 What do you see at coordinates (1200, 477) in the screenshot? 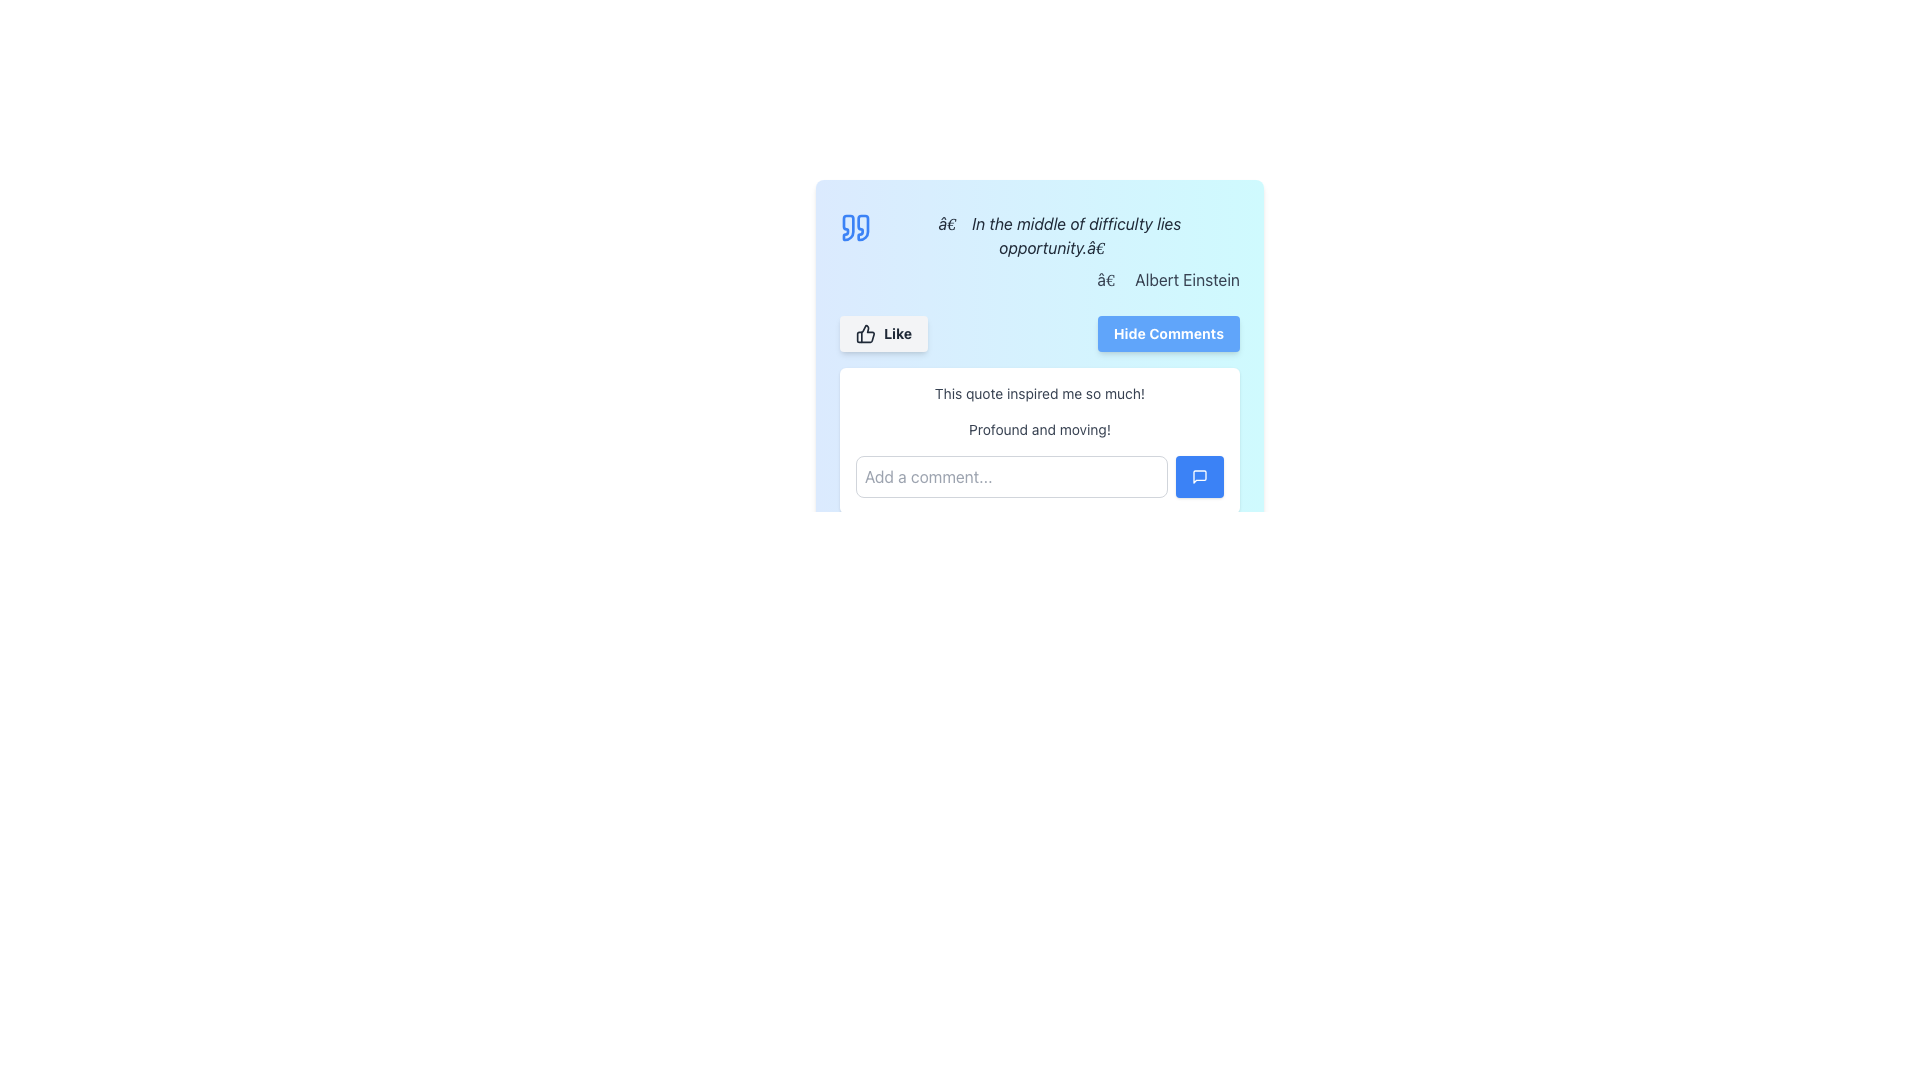
I see `the speech bubble icon embedded in the blue button at the bottom-right corner of the comment input section` at bounding box center [1200, 477].